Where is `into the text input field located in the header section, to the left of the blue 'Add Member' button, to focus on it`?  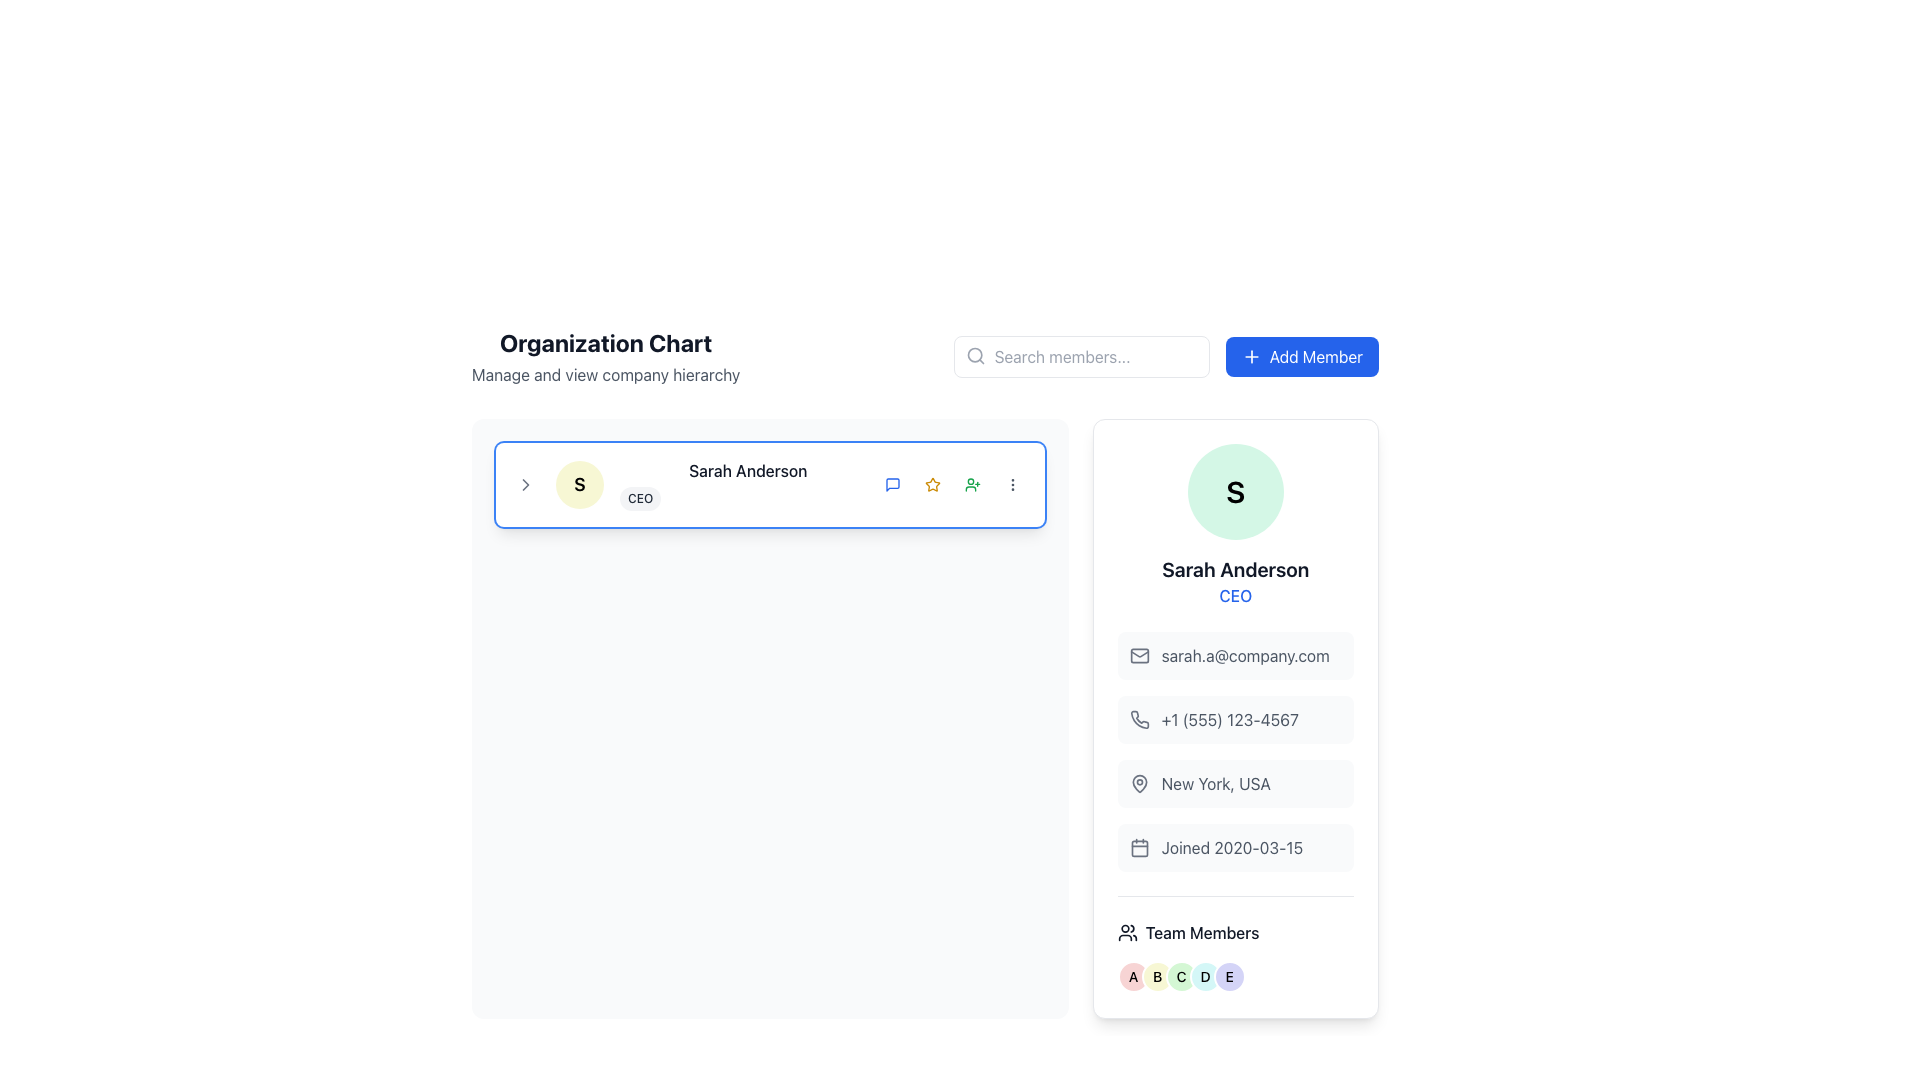 into the text input field located in the header section, to the left of the blue 'Add Member' button, to focus on it is located at coordinates (1080, 356).